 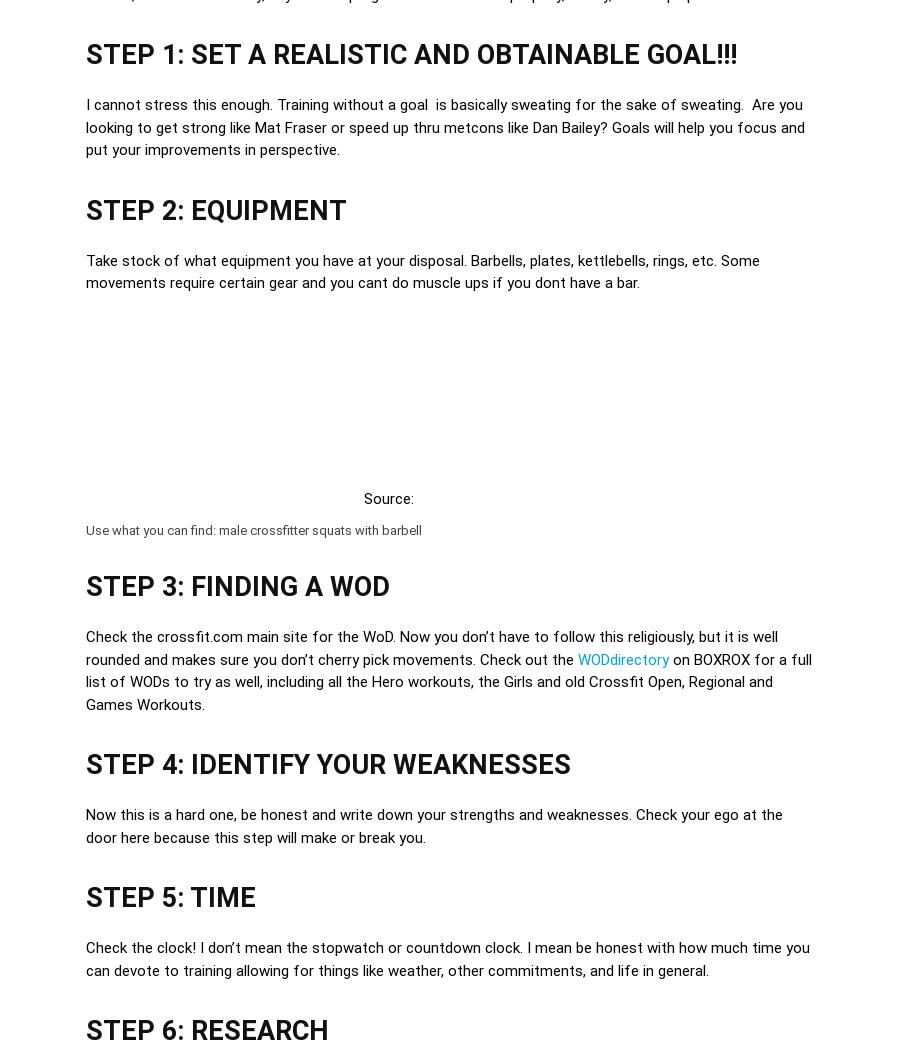 I want to click on 'RX'd Photography', so click(x=476, y=499).